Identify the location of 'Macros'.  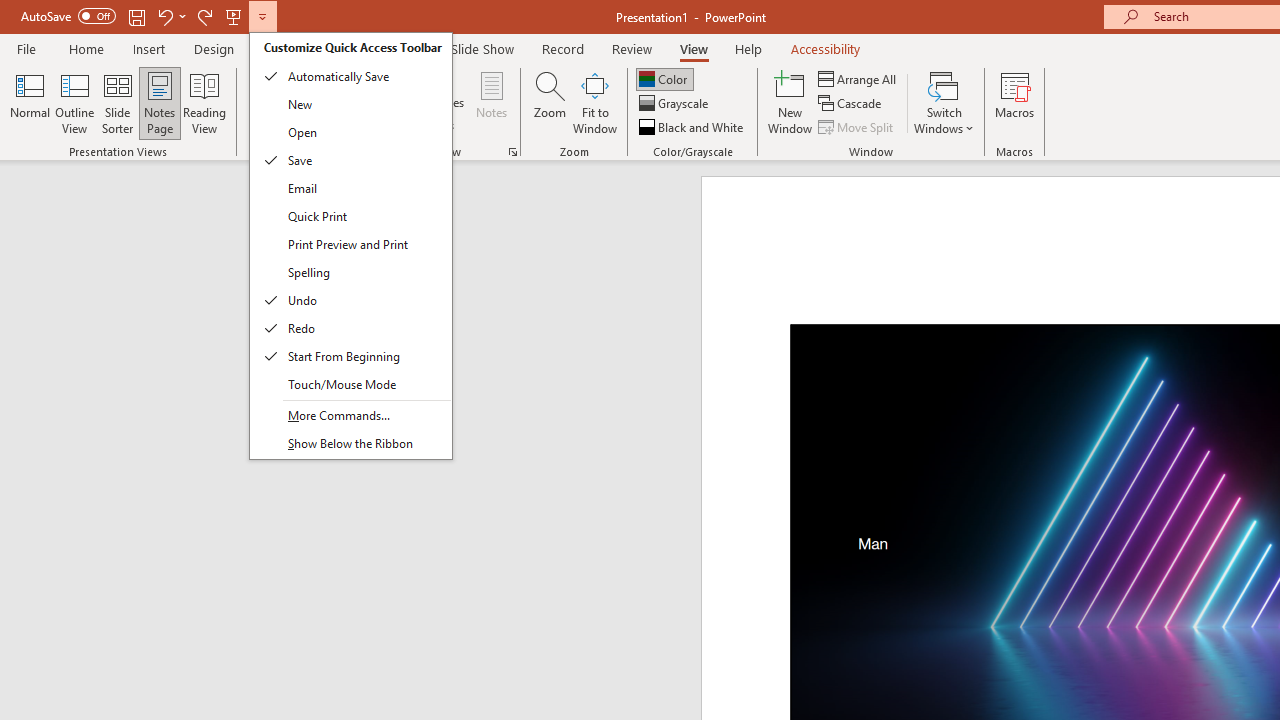
(1015, 103).